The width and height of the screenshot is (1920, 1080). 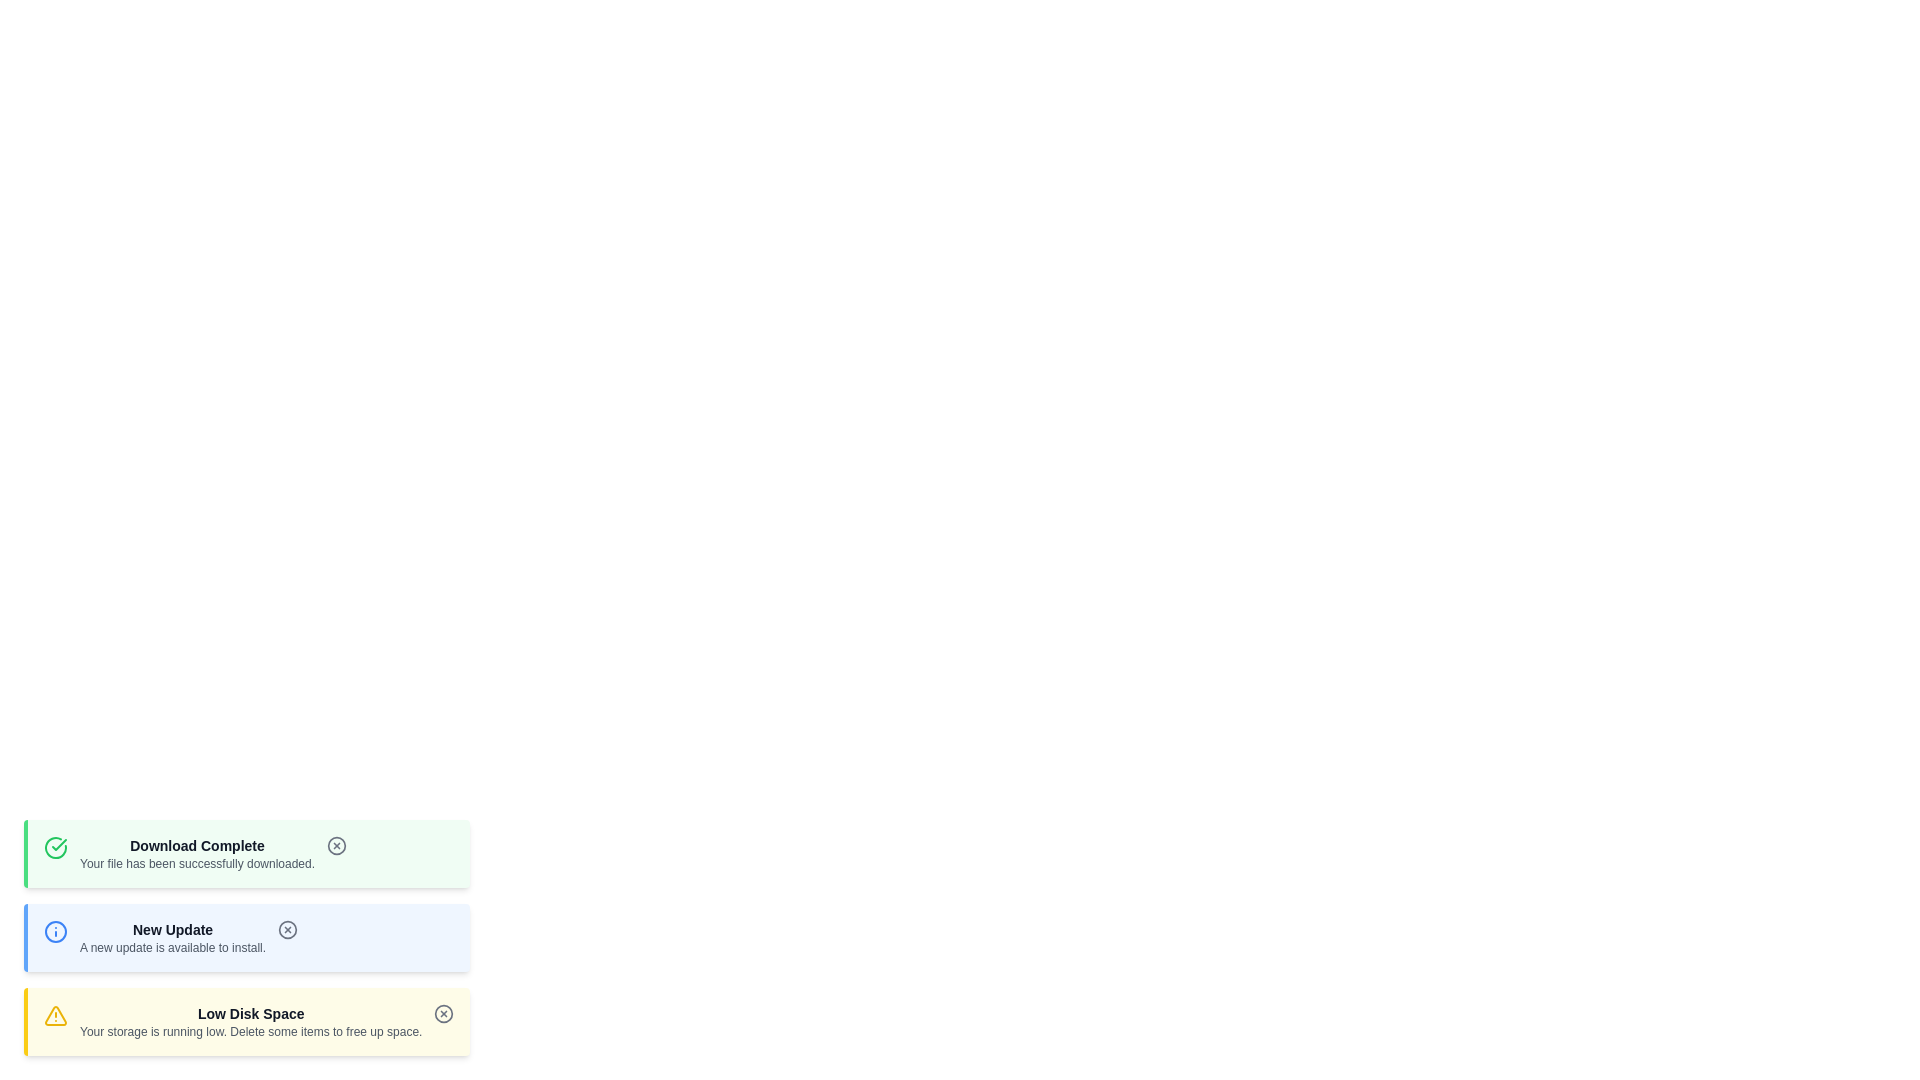 I want to click on the icon corresponding to the notification type warning, so click(x=56, y=1015).